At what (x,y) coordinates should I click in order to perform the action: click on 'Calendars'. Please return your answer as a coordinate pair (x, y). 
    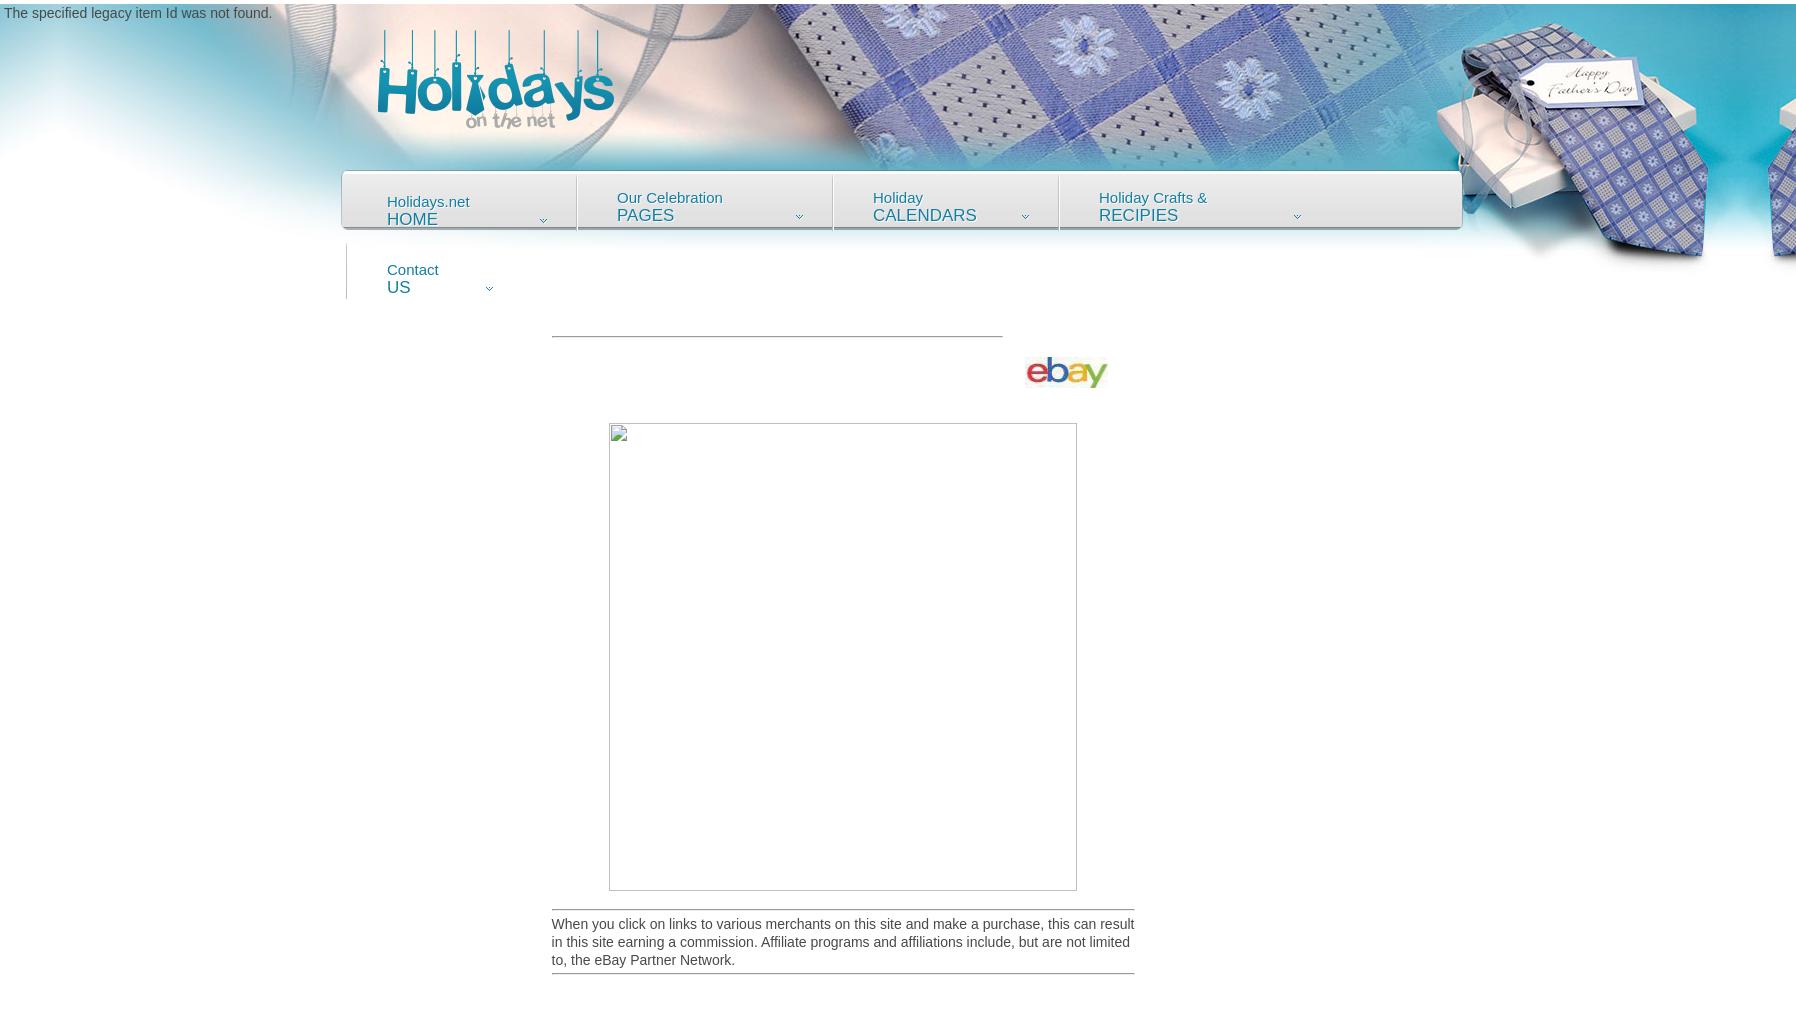
    Looking at the image, I should click on (923, 214).